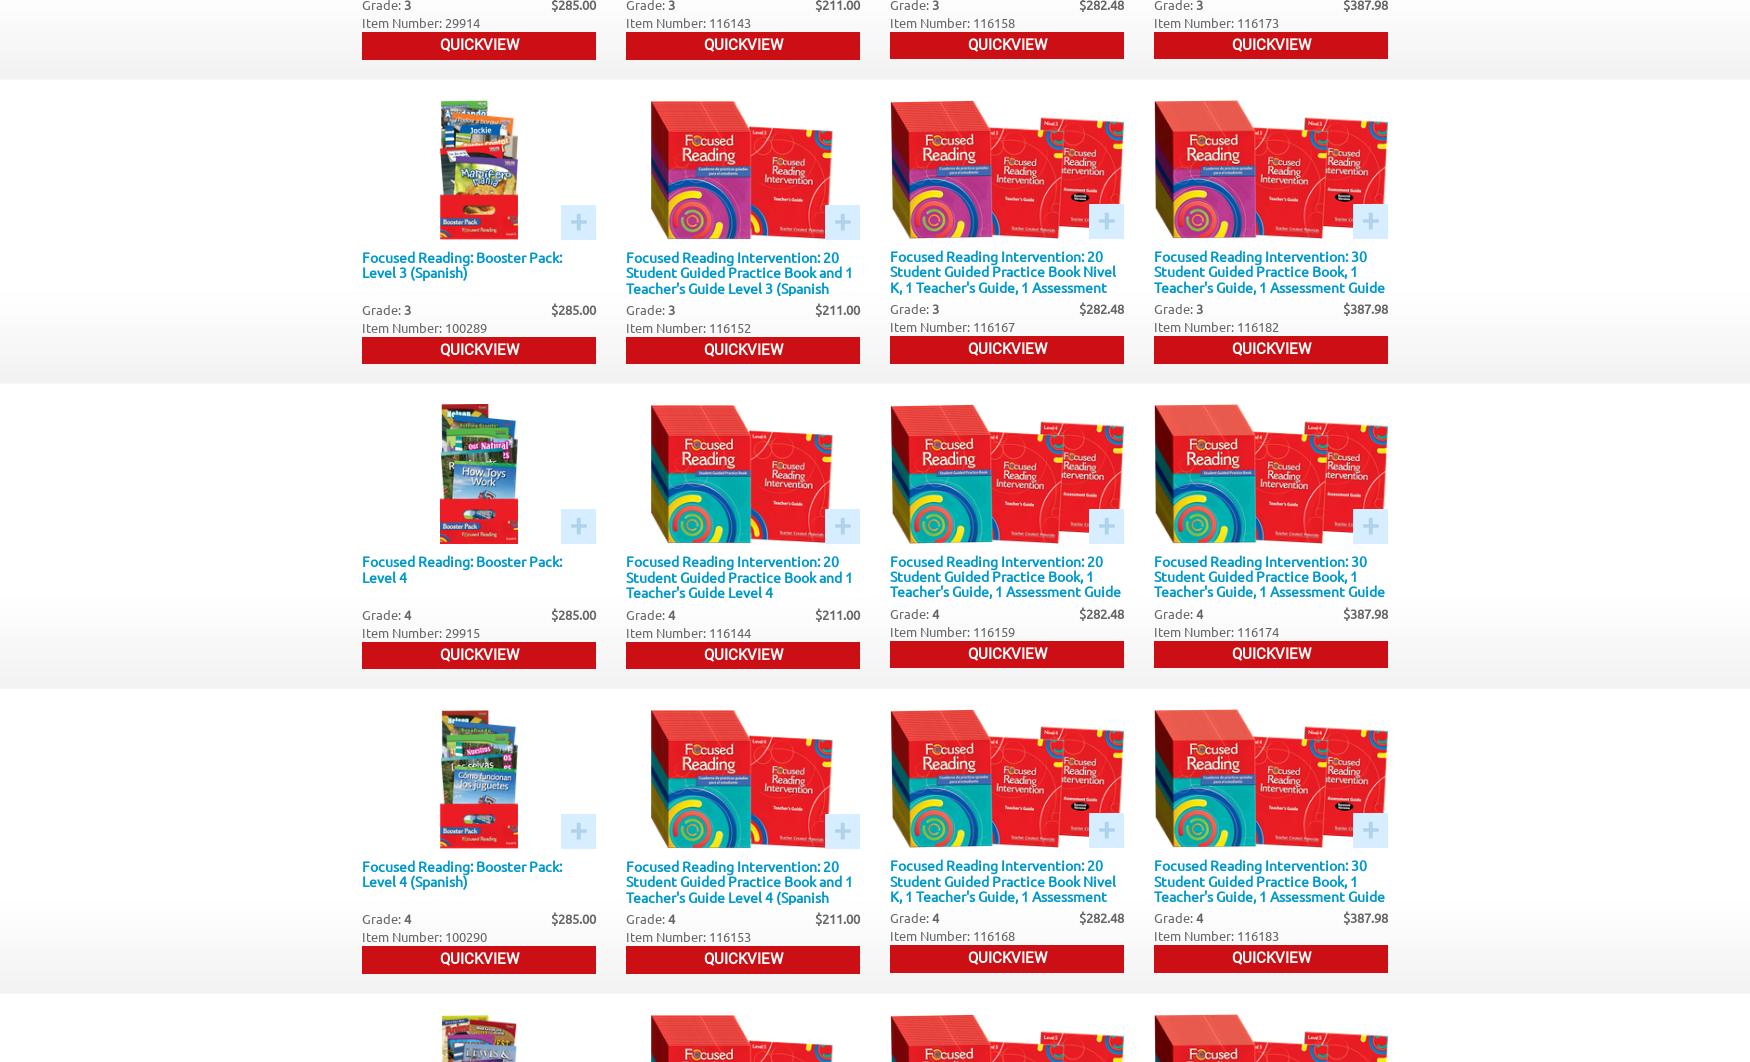 This screenshot has width=1750, height=1062. I want to click on 'Item Number: 29914', so click(420, 22).